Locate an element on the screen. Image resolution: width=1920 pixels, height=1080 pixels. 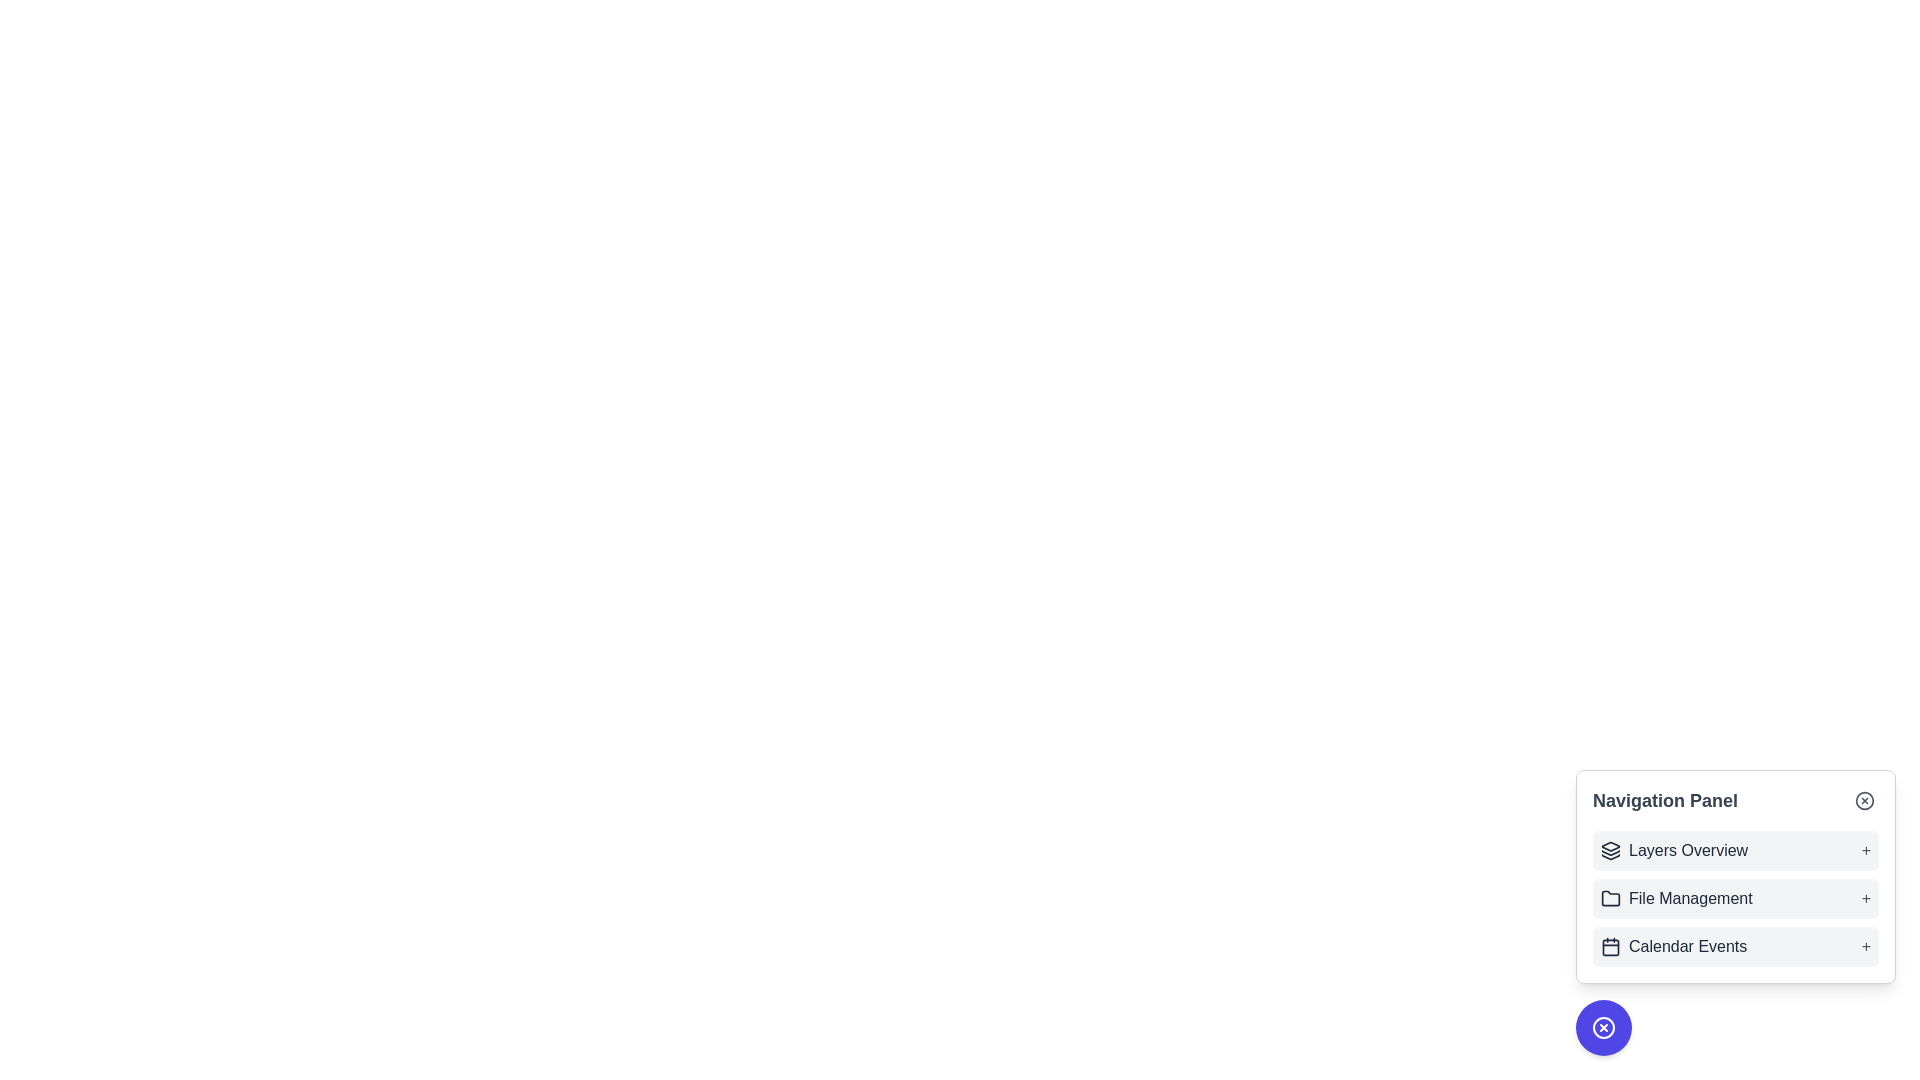
the purple circular button located at the bottom-right corner of the interface is located at coordinates (1603, 1028).